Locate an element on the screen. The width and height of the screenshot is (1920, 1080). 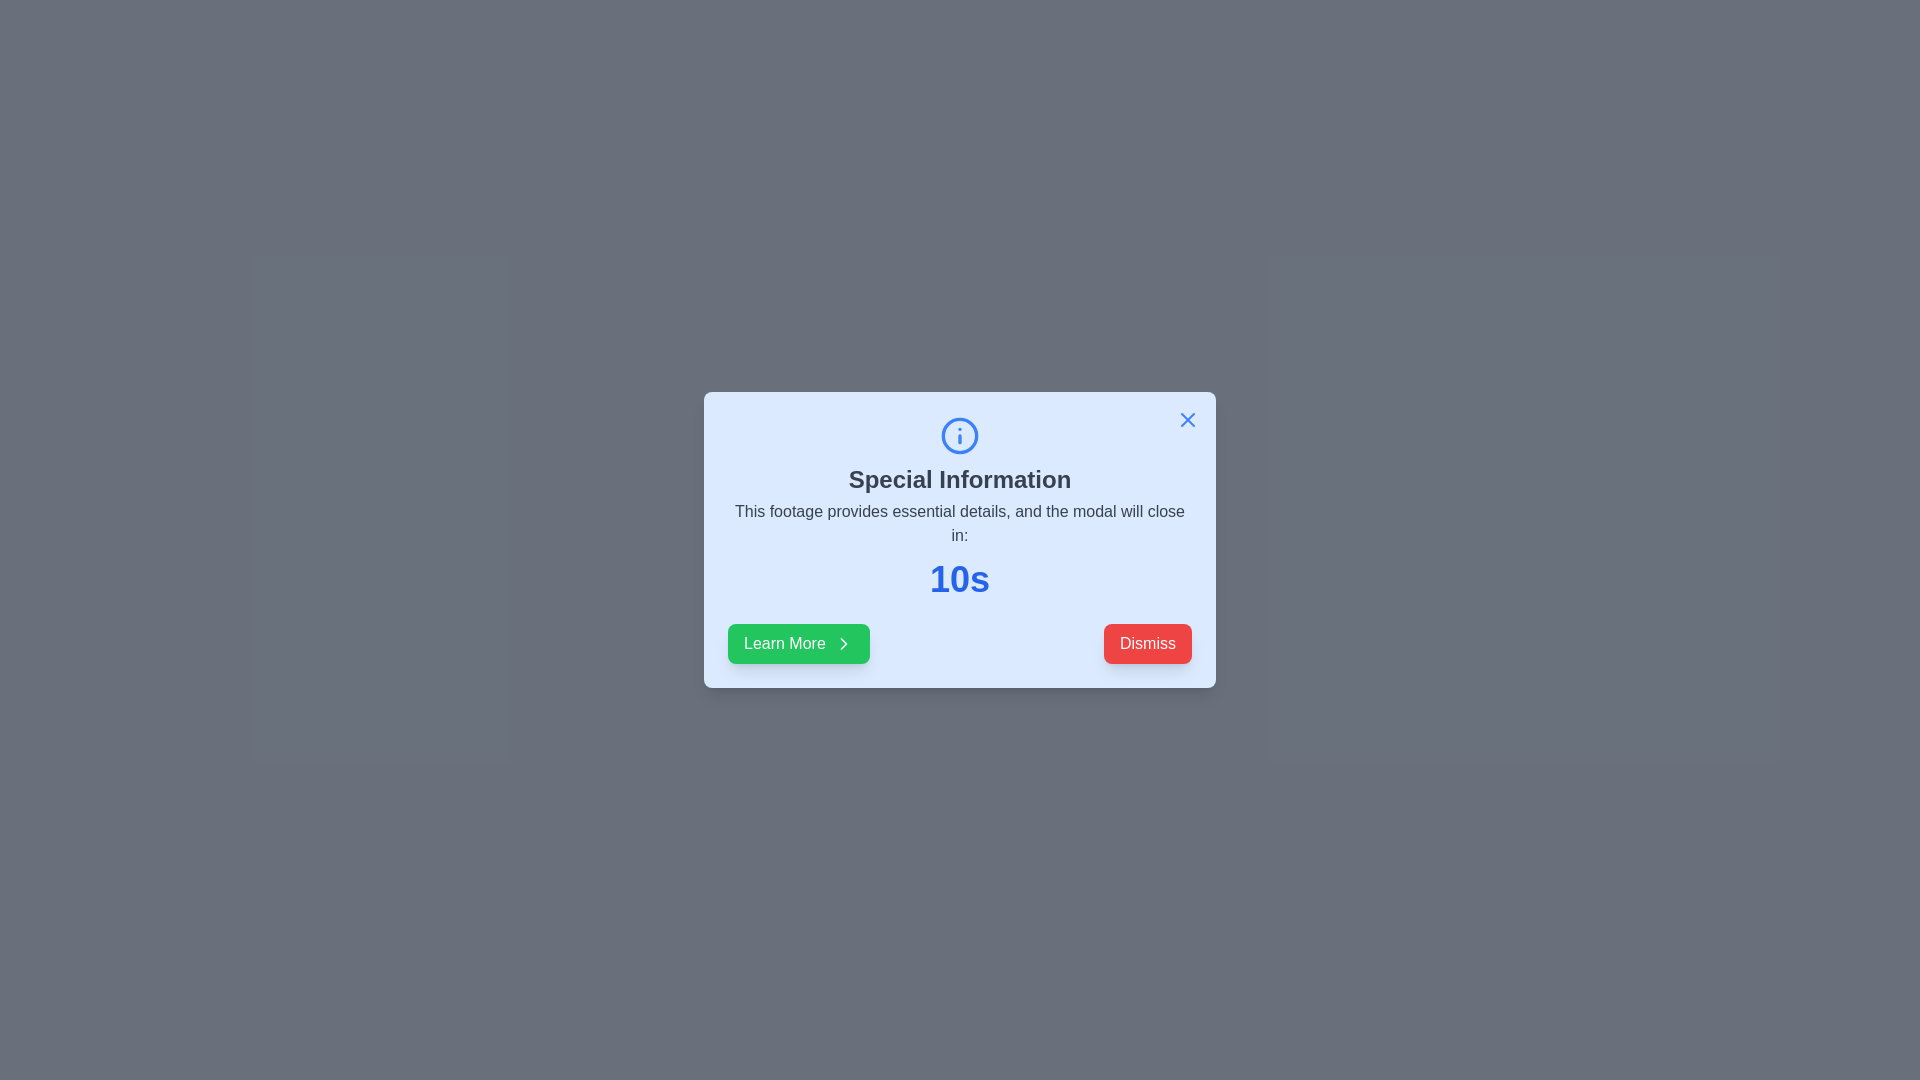
the 'Learn More' button located at the bottom-left corner of the modal window is located at coordinates (797, 644).